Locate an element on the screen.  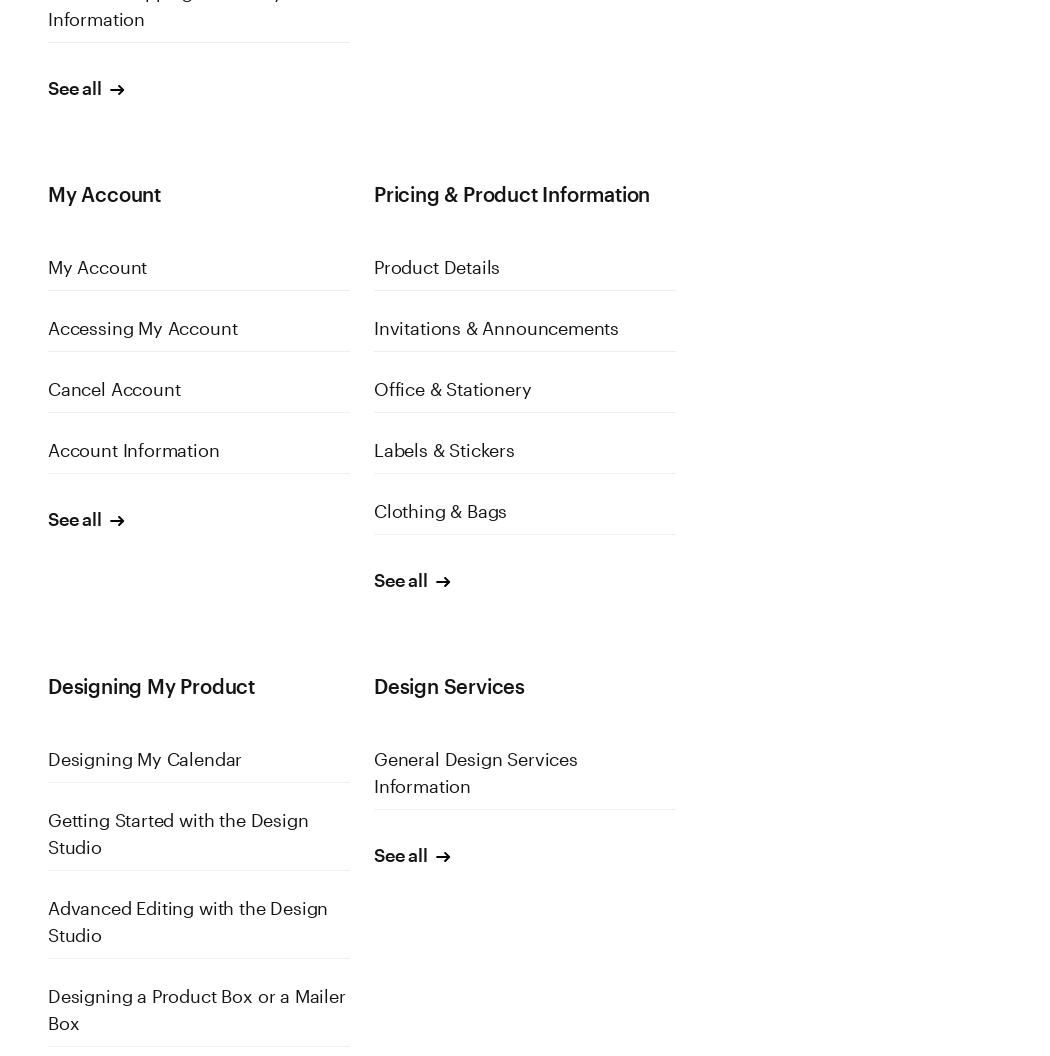
'Cancel Account' is located at coordinates (113, 388).